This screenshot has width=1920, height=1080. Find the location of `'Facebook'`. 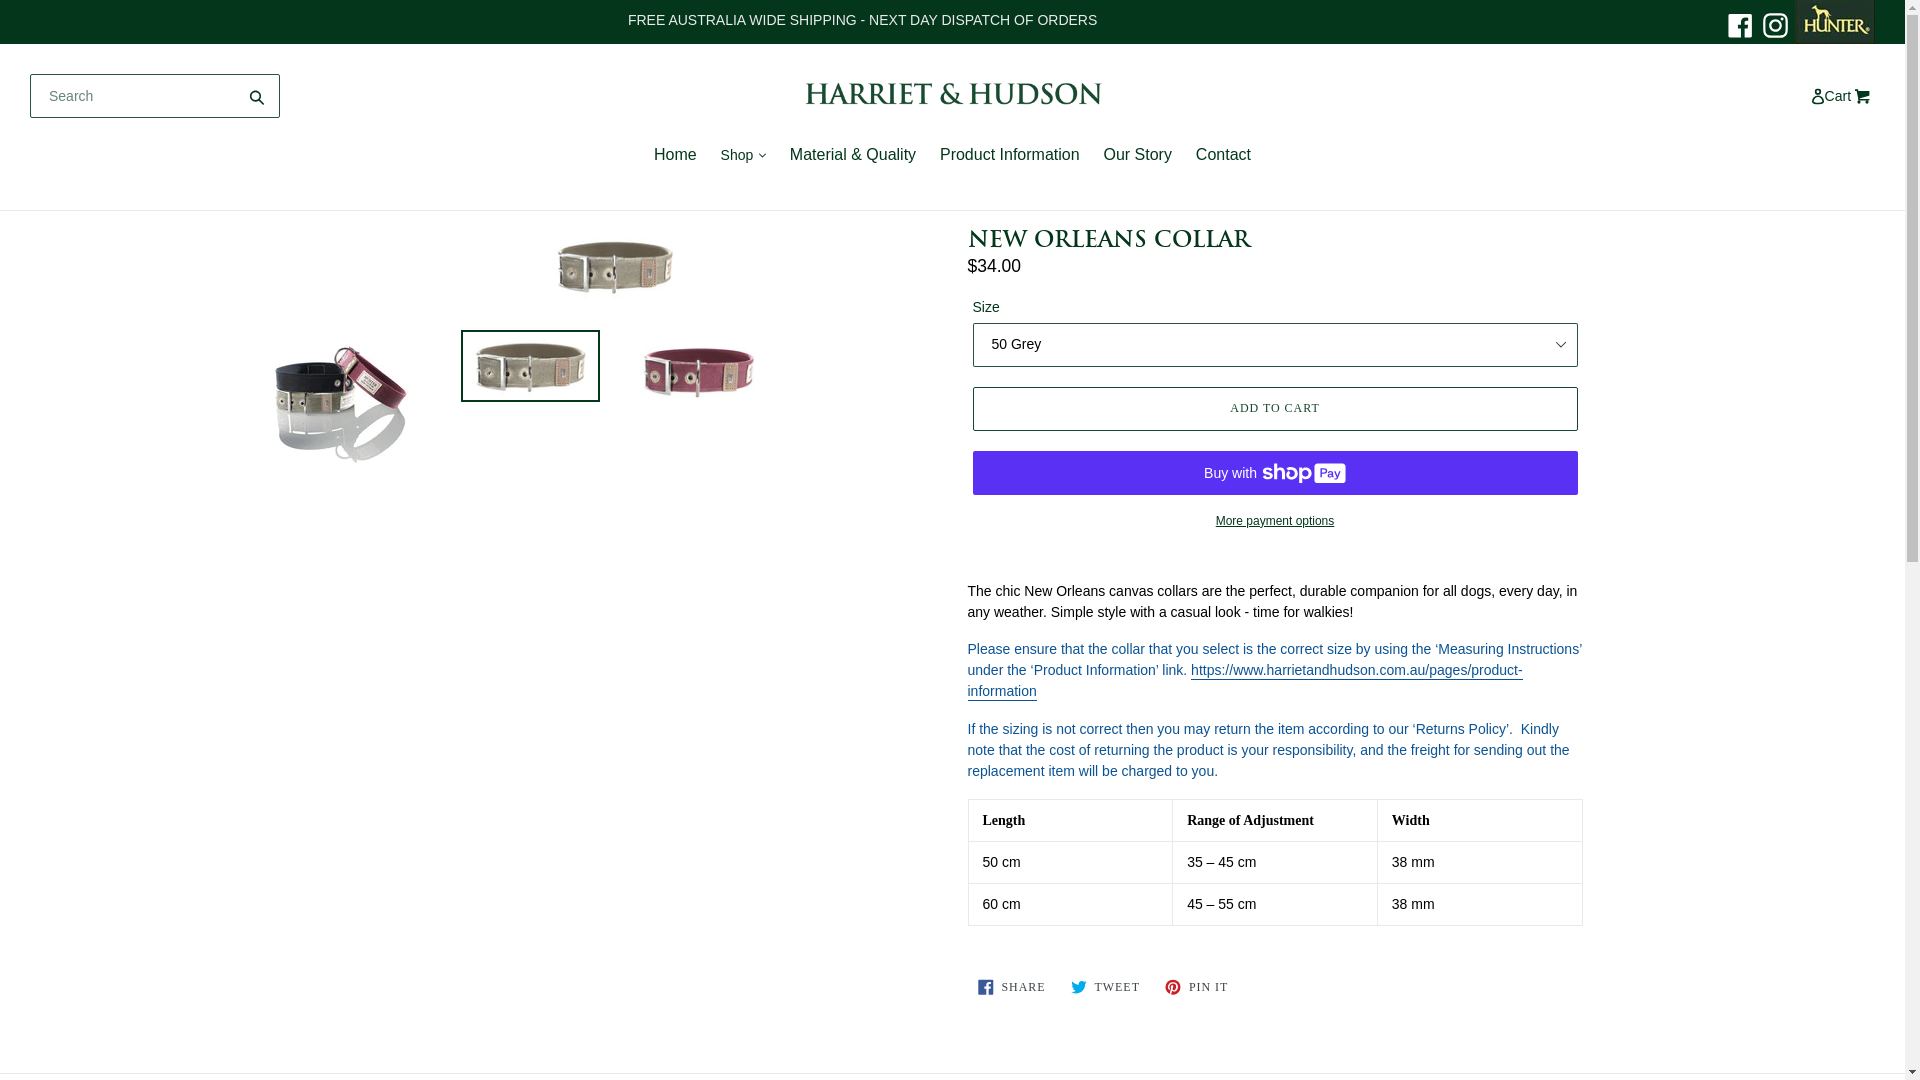

'Facebook' is located at coordinates (1739, 24).